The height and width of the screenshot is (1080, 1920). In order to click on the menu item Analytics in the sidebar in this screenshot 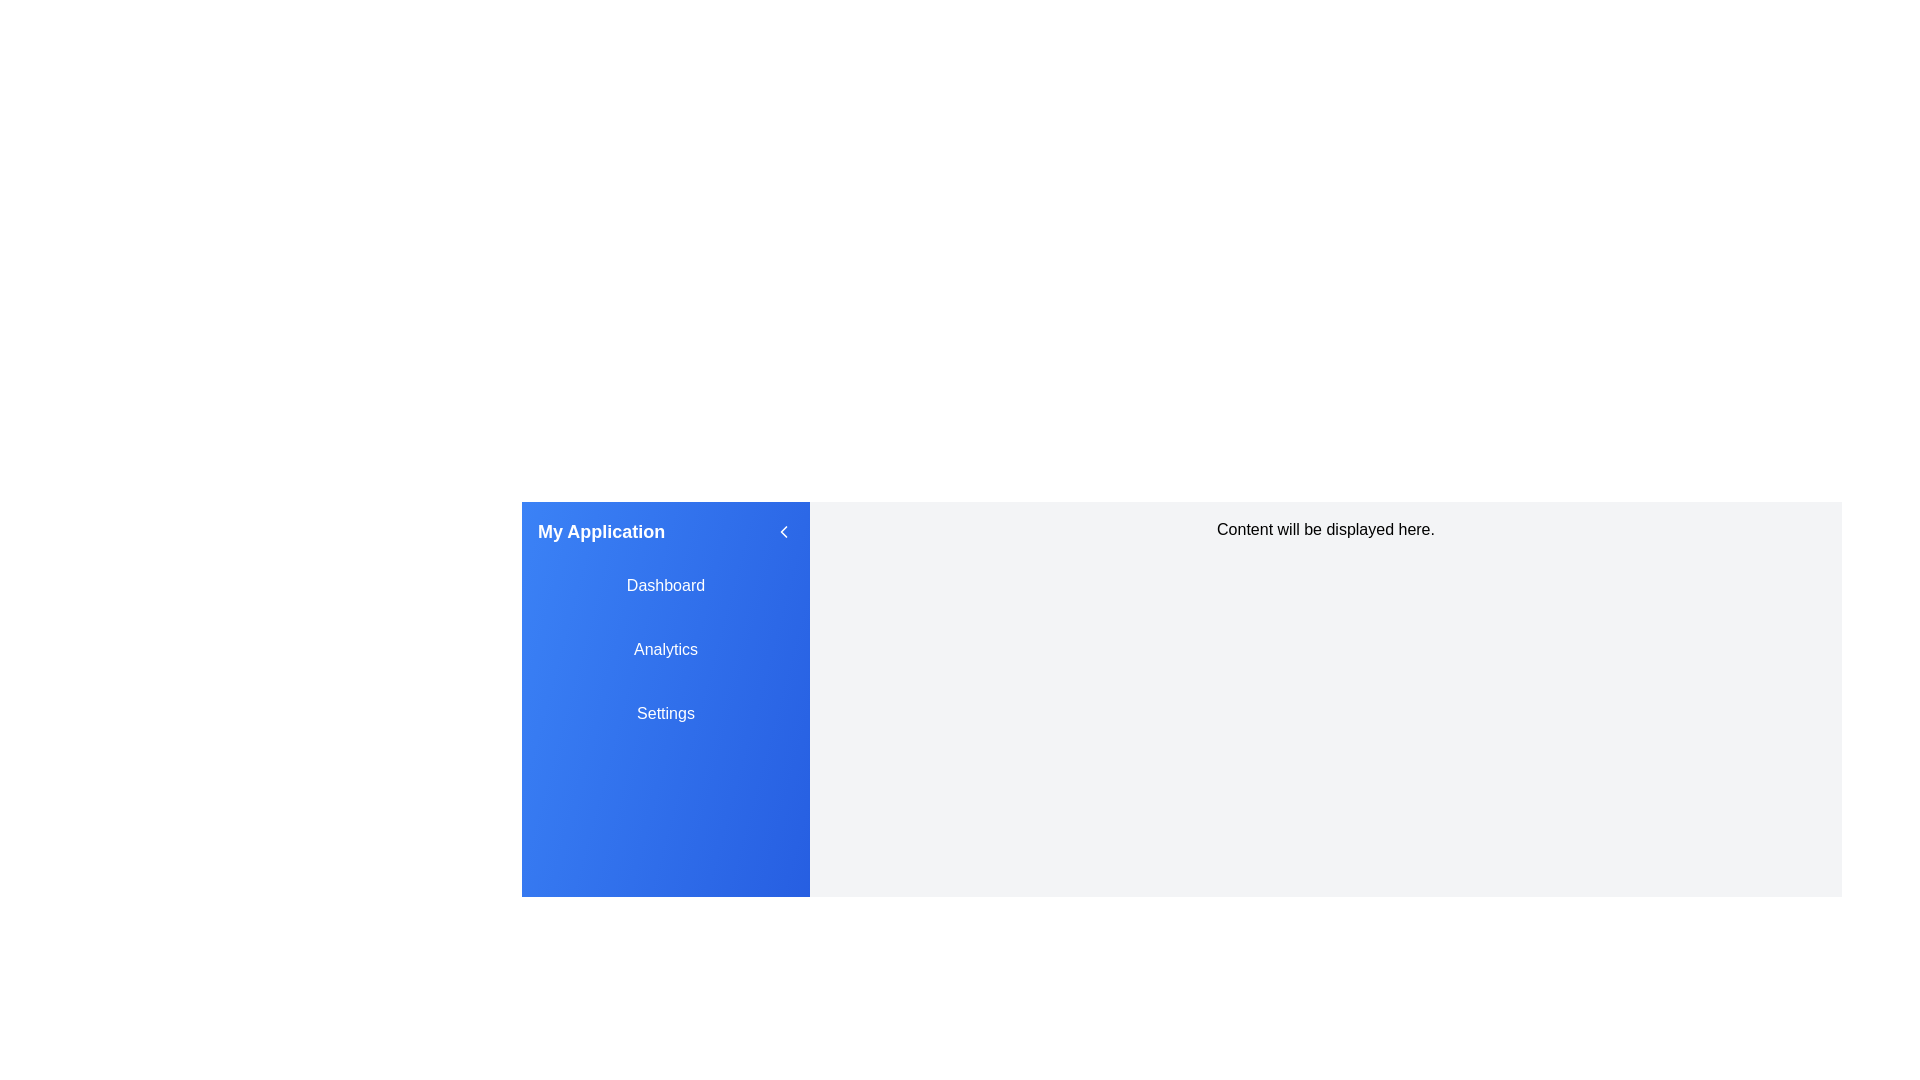, I will do `click(666, 650)`.